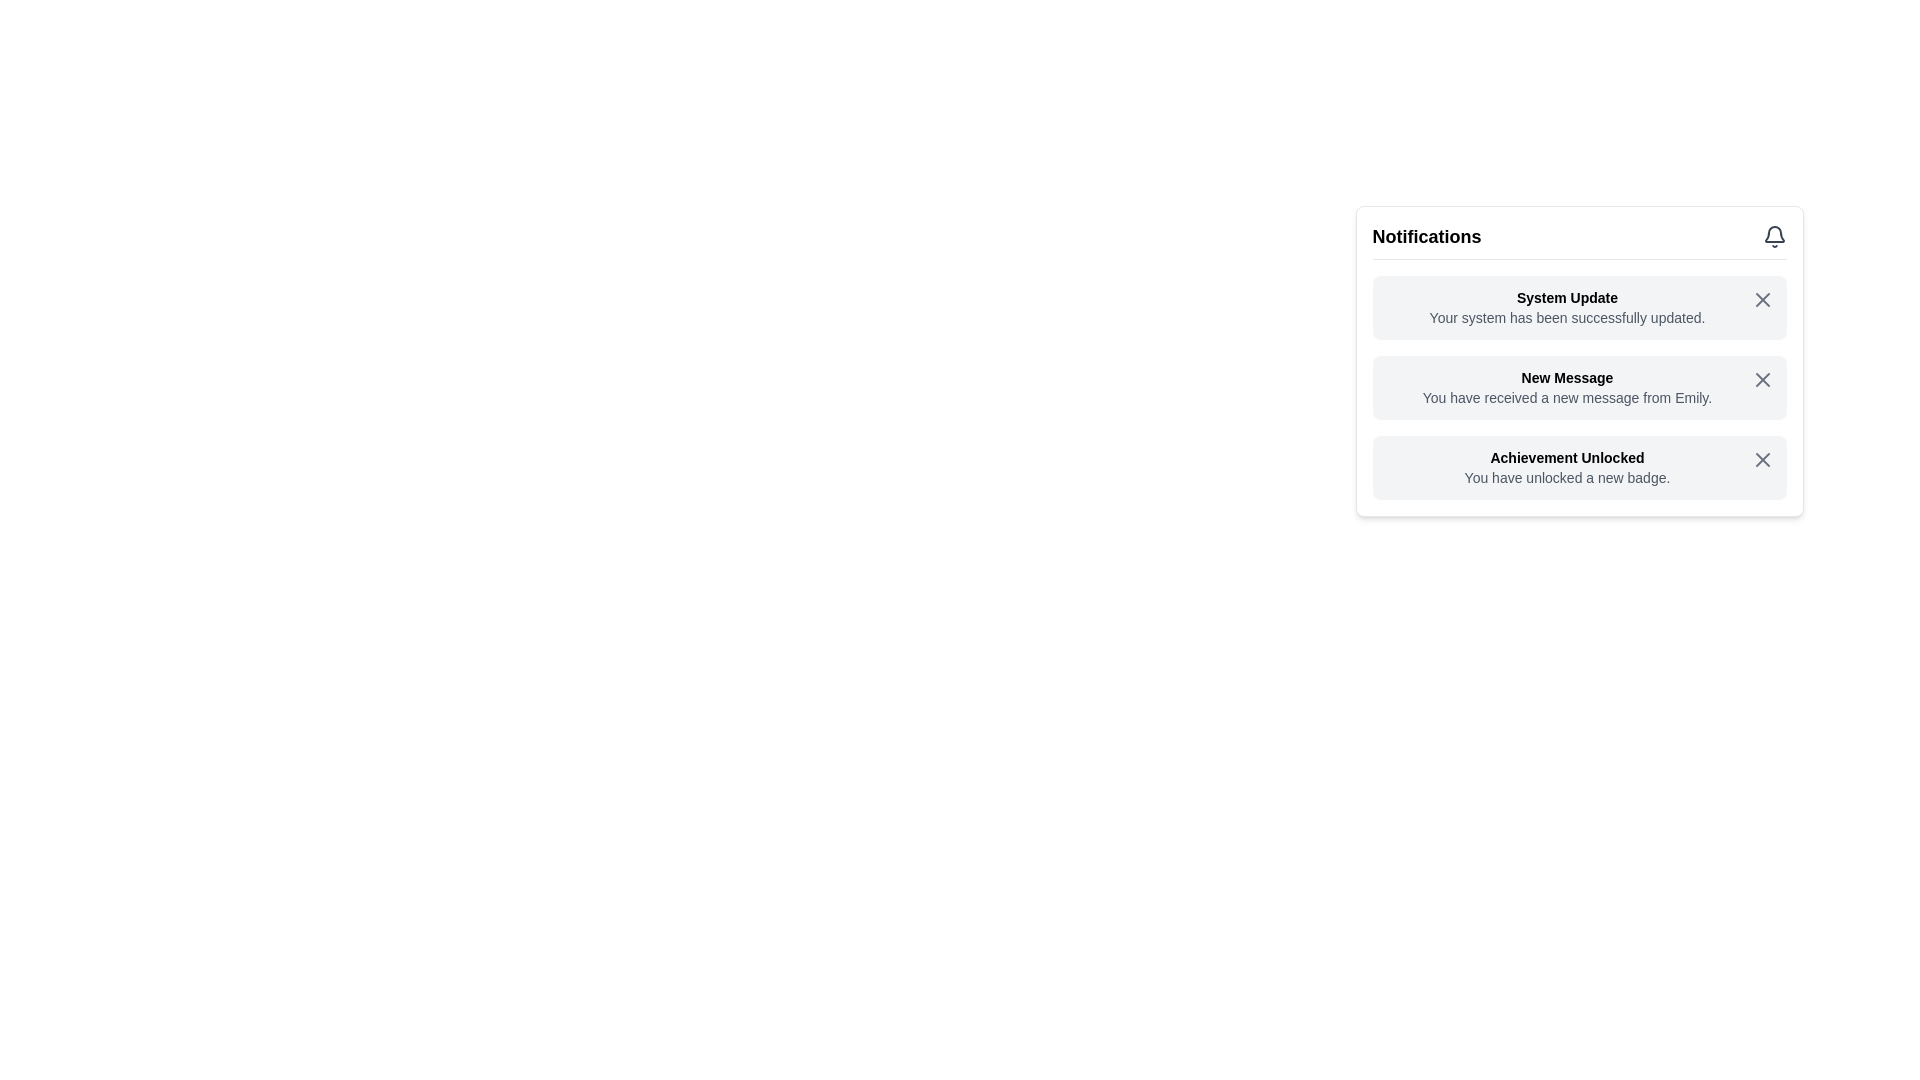  I want to click on the 'X' button in the top-right corner of the notification item titled 'New Message', so click(1762, 380).